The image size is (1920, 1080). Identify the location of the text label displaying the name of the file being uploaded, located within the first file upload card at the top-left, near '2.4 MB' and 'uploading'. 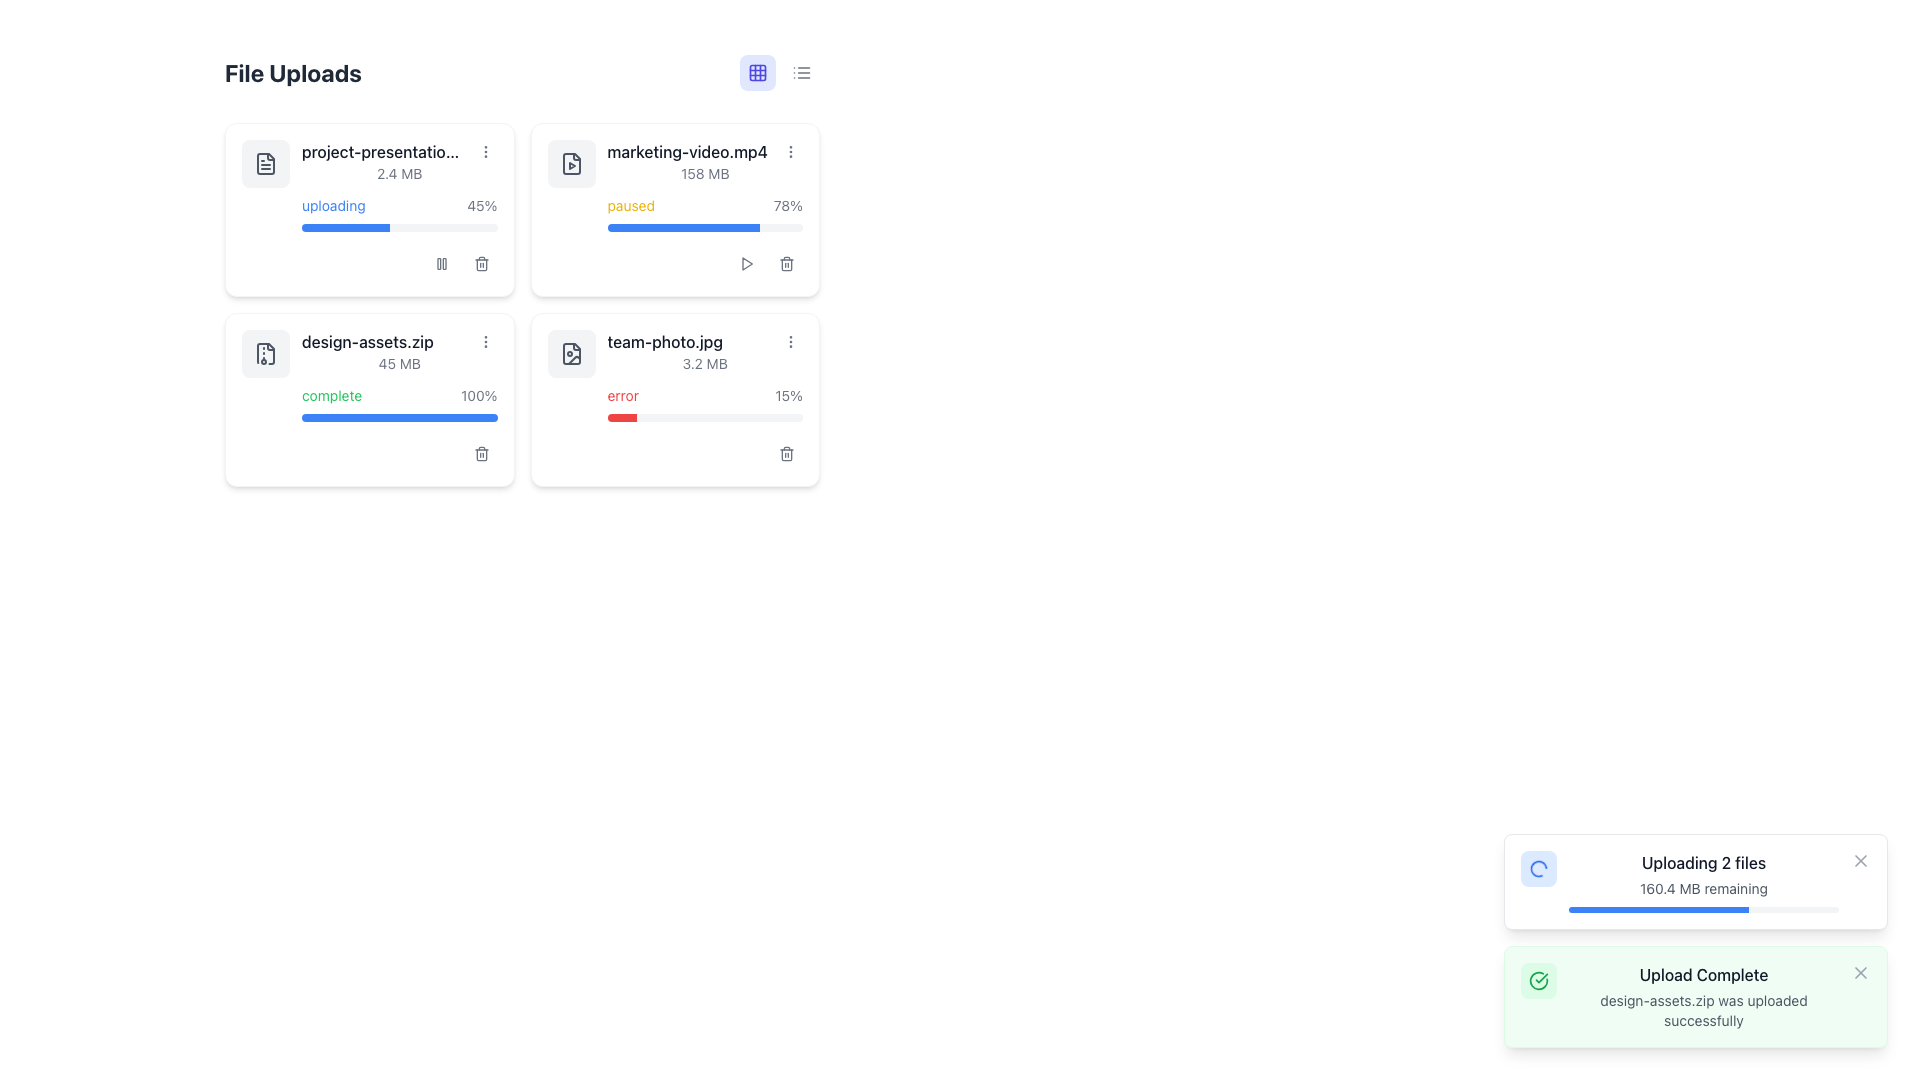
(399, 150).